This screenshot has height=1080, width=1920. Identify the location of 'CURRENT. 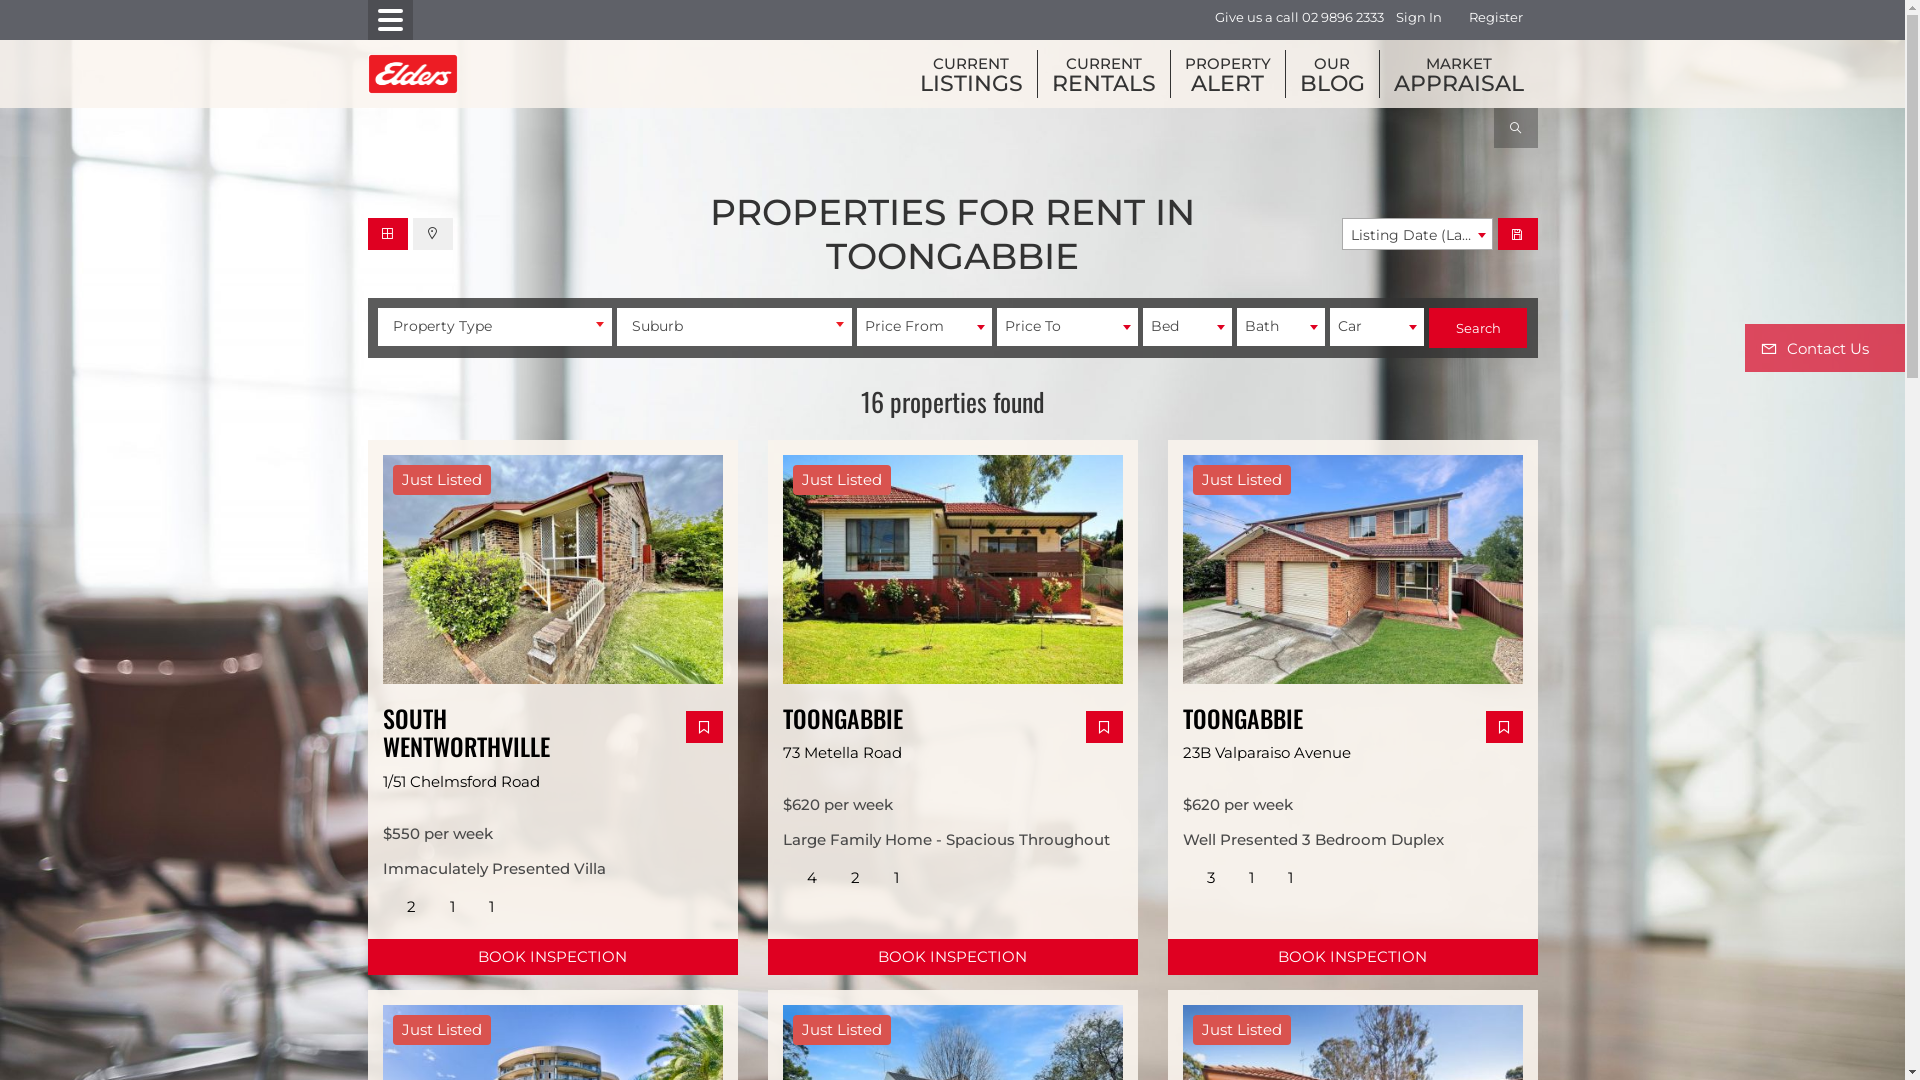
(971, 72).